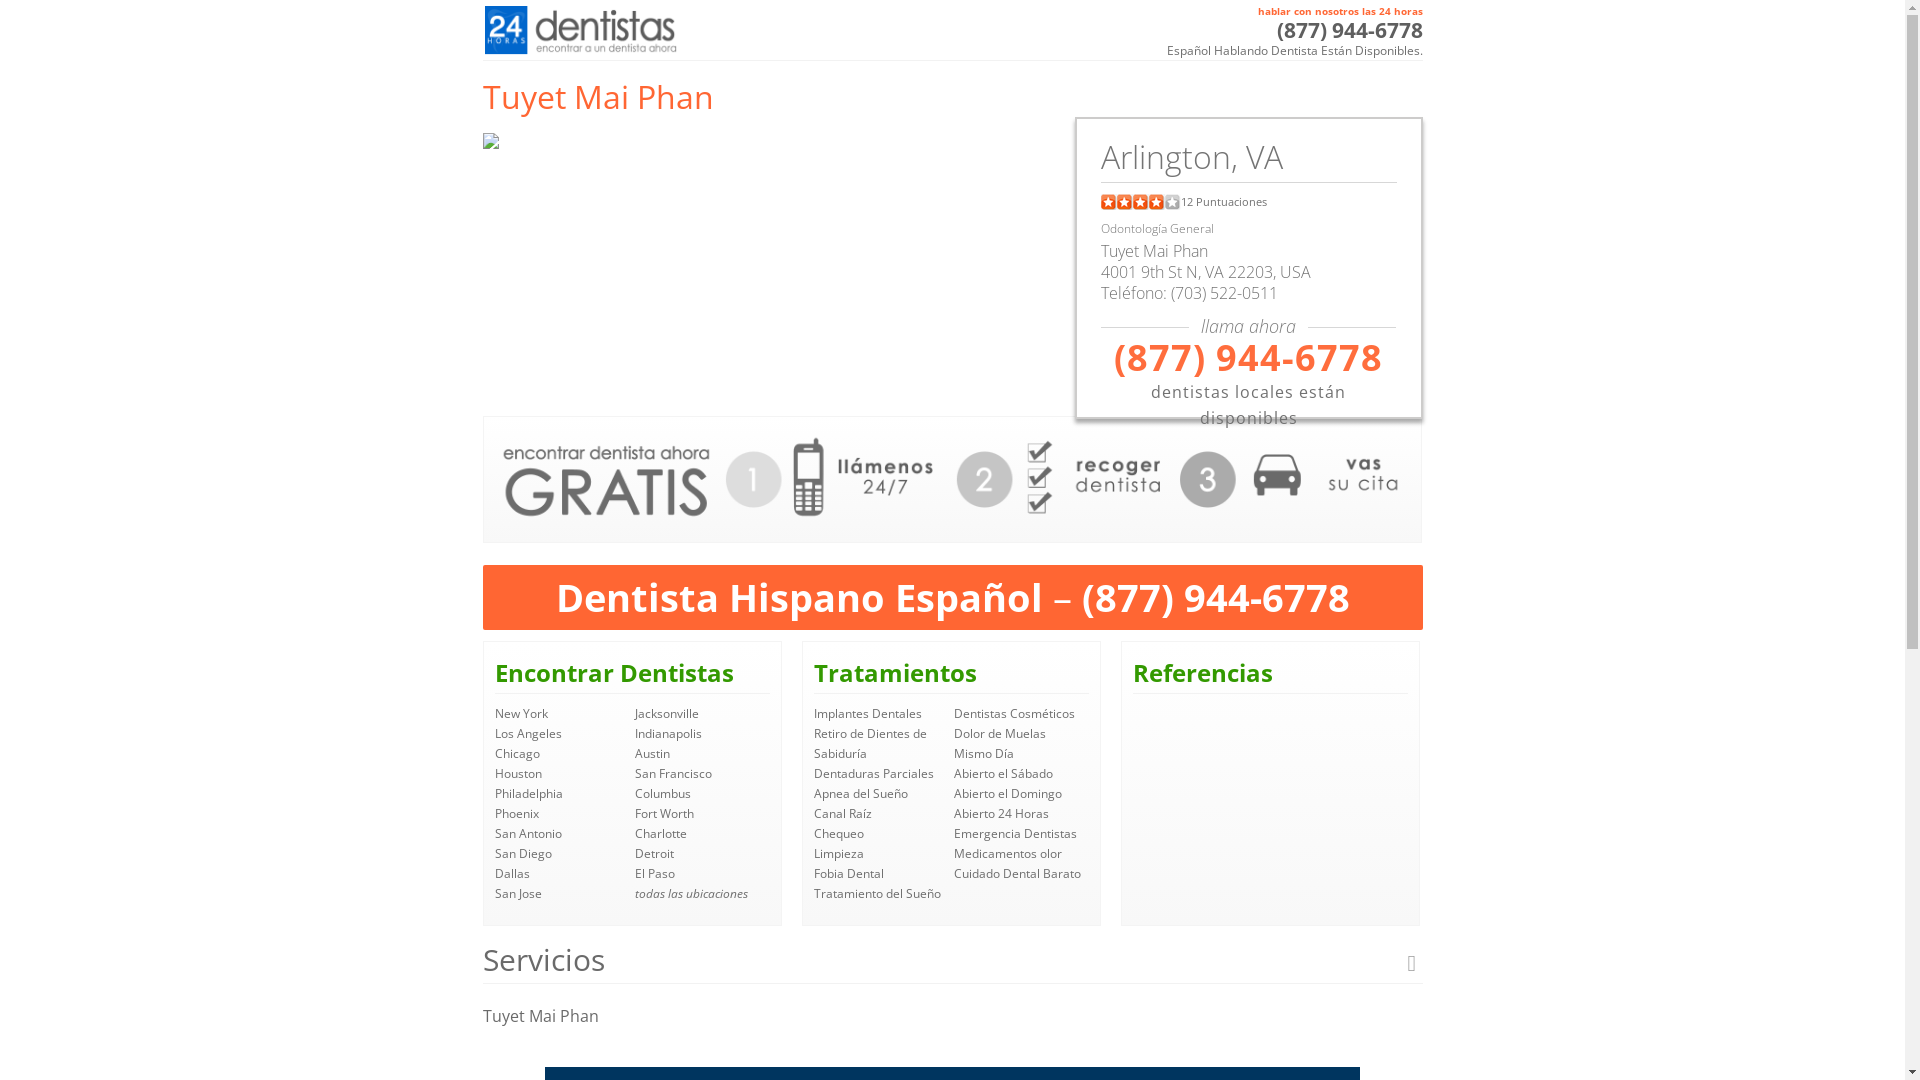 This screenshot has width=1920, height=1080. Describe the element at coordinates (667, 712) in the screenshot. I see `'Jacksonville'` at that location.